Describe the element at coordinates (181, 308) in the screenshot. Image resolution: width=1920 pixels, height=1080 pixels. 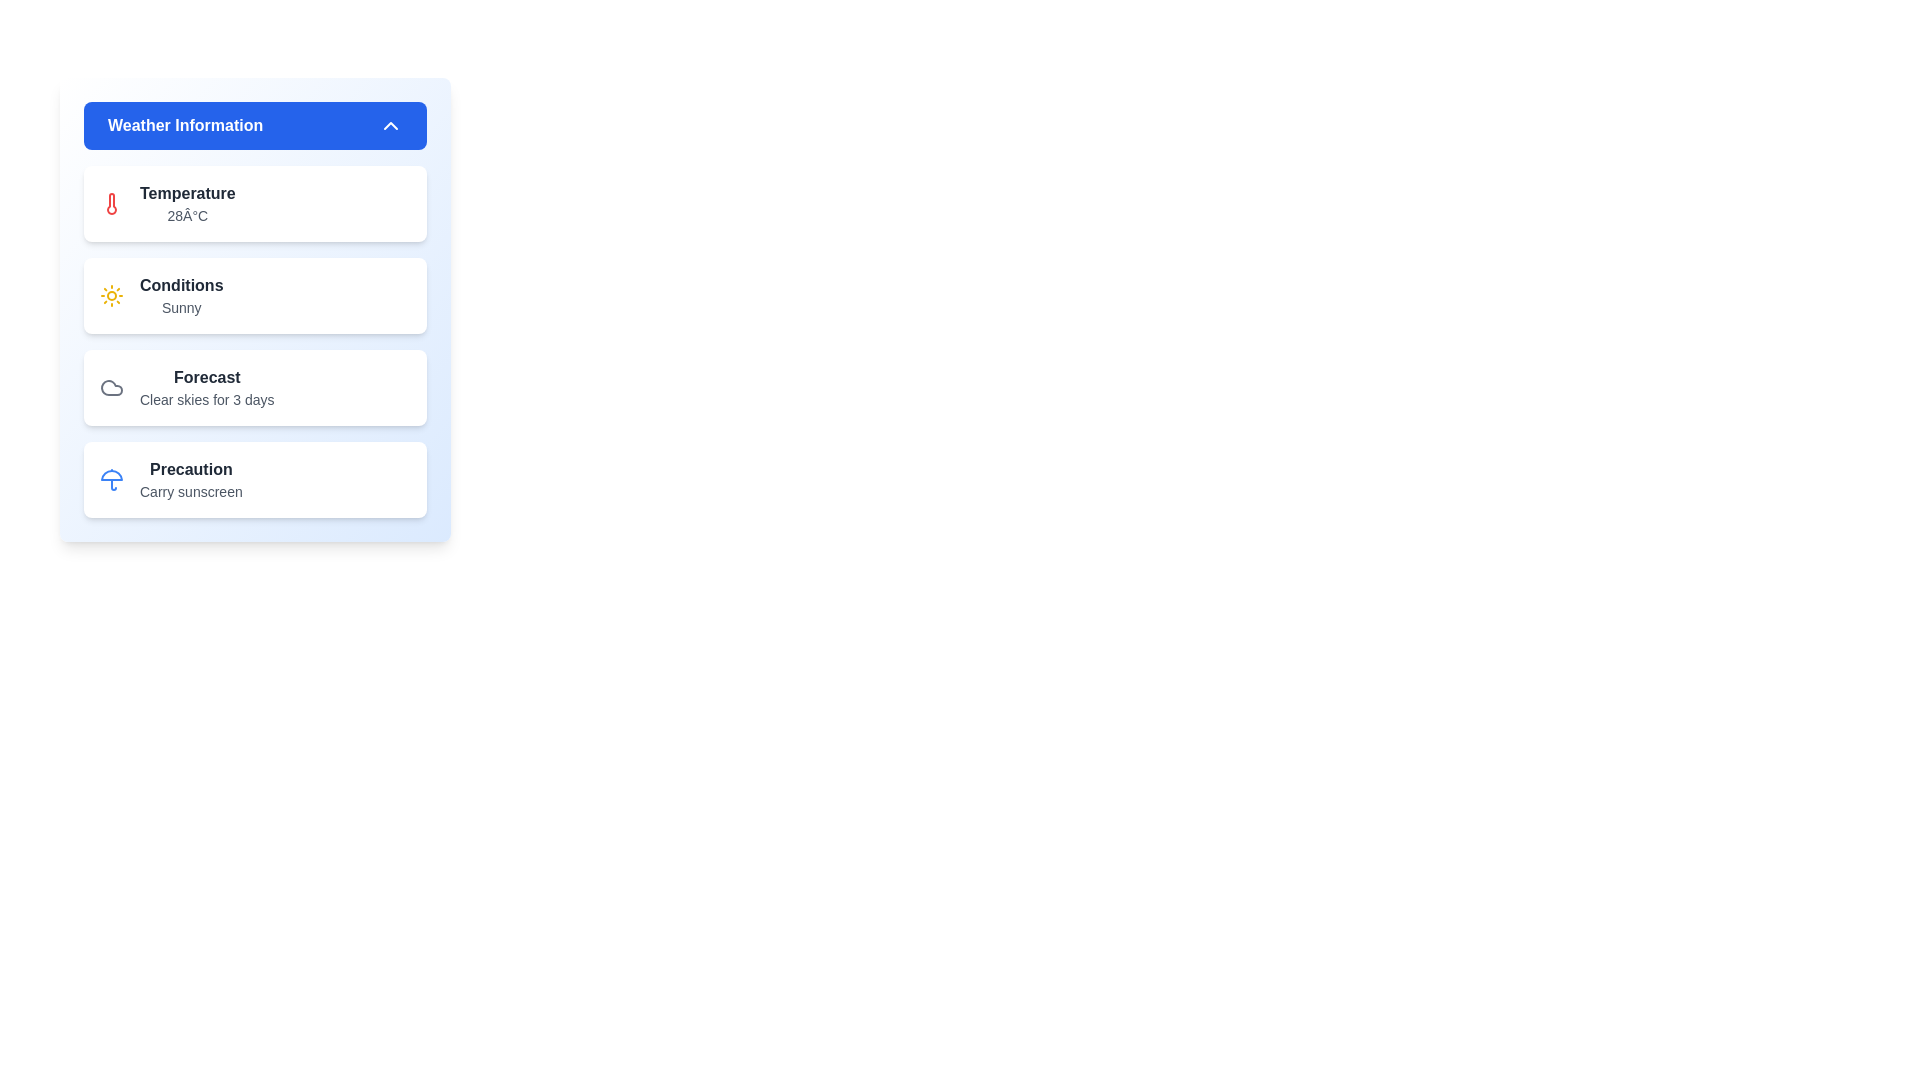
I see `the Text label that indicates the current weather condition, which states it is sunny, located in the 'Conditions' field of the Weather Information panel below the 'Conditions' label` at that location.